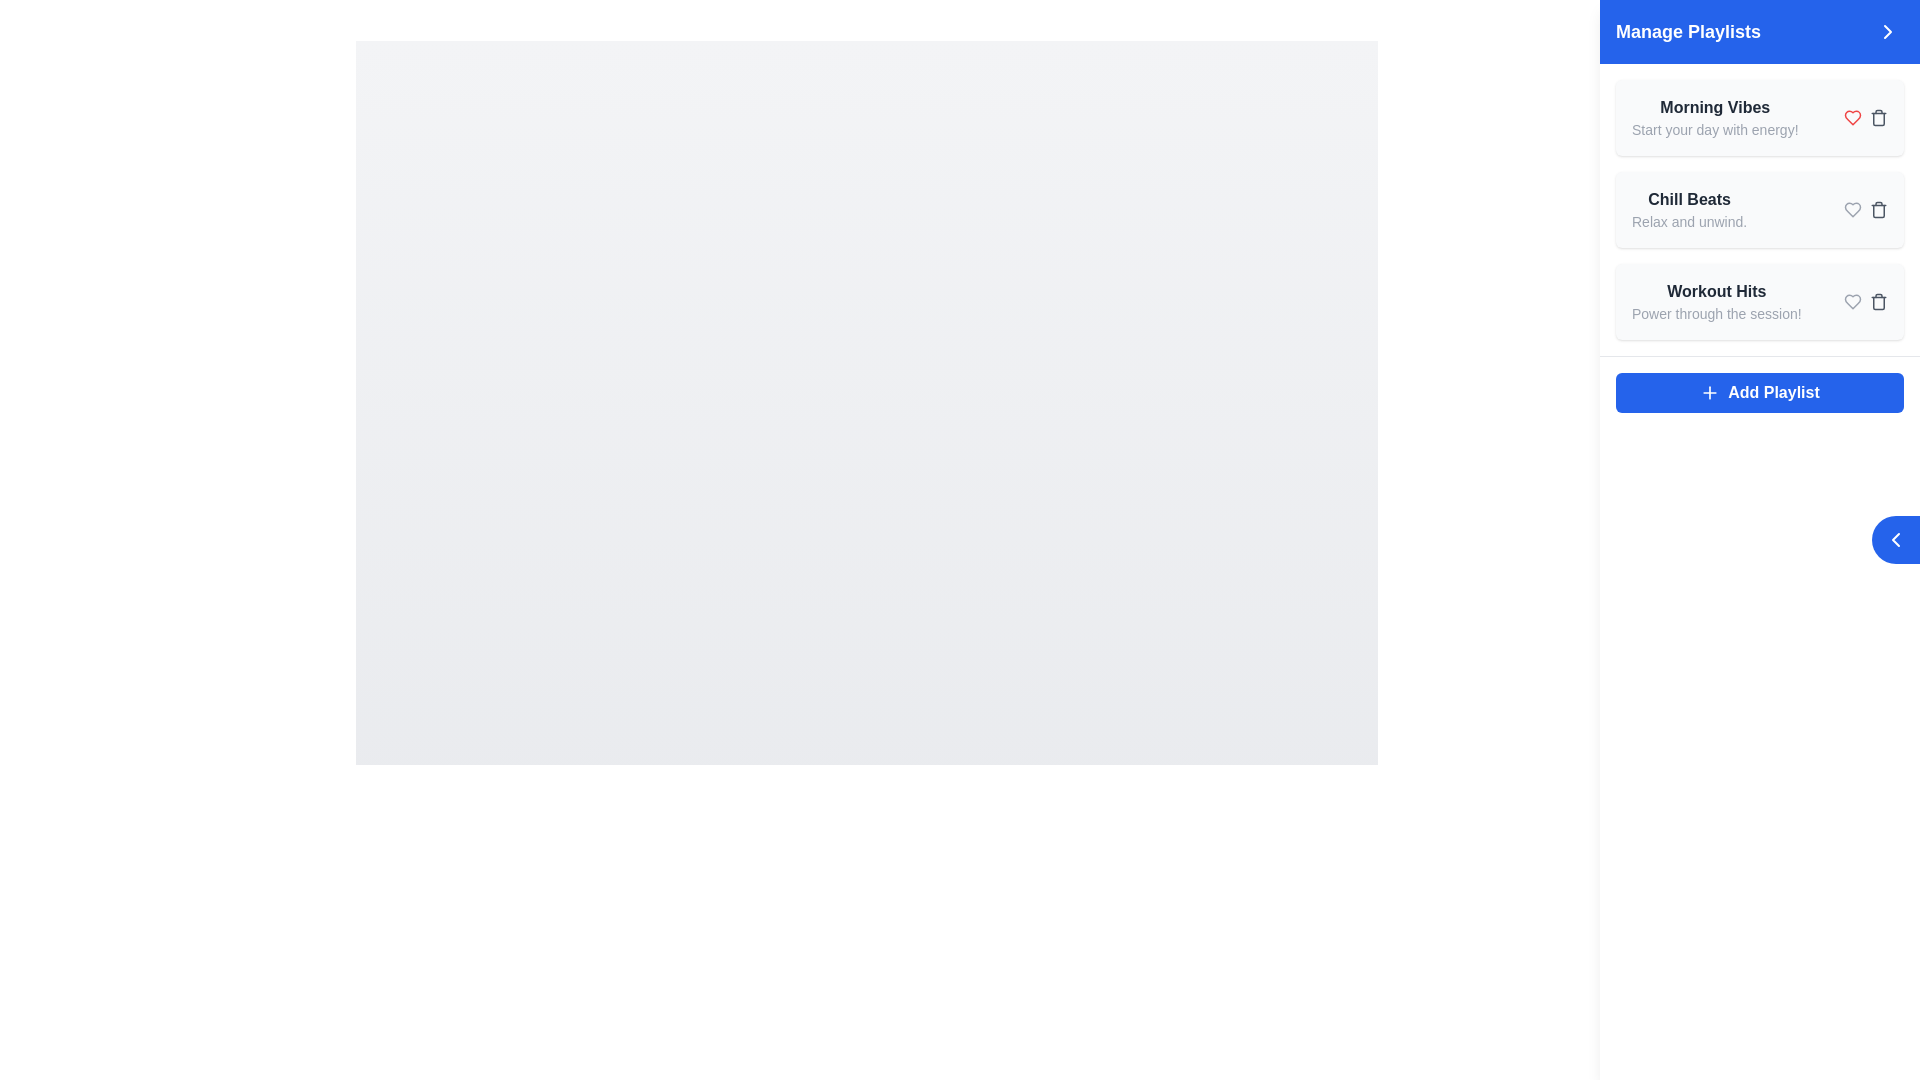 Image resolution: width=1920 pixels, height=1080 pixels. What do you see at coordinates (1715, 301) in the screenshot?
I see `the text display containing 'Workout Hits' and 'Power through the session!' which is the third item under the 'Manage Playlists' section` at bounding box center [1715, 301].